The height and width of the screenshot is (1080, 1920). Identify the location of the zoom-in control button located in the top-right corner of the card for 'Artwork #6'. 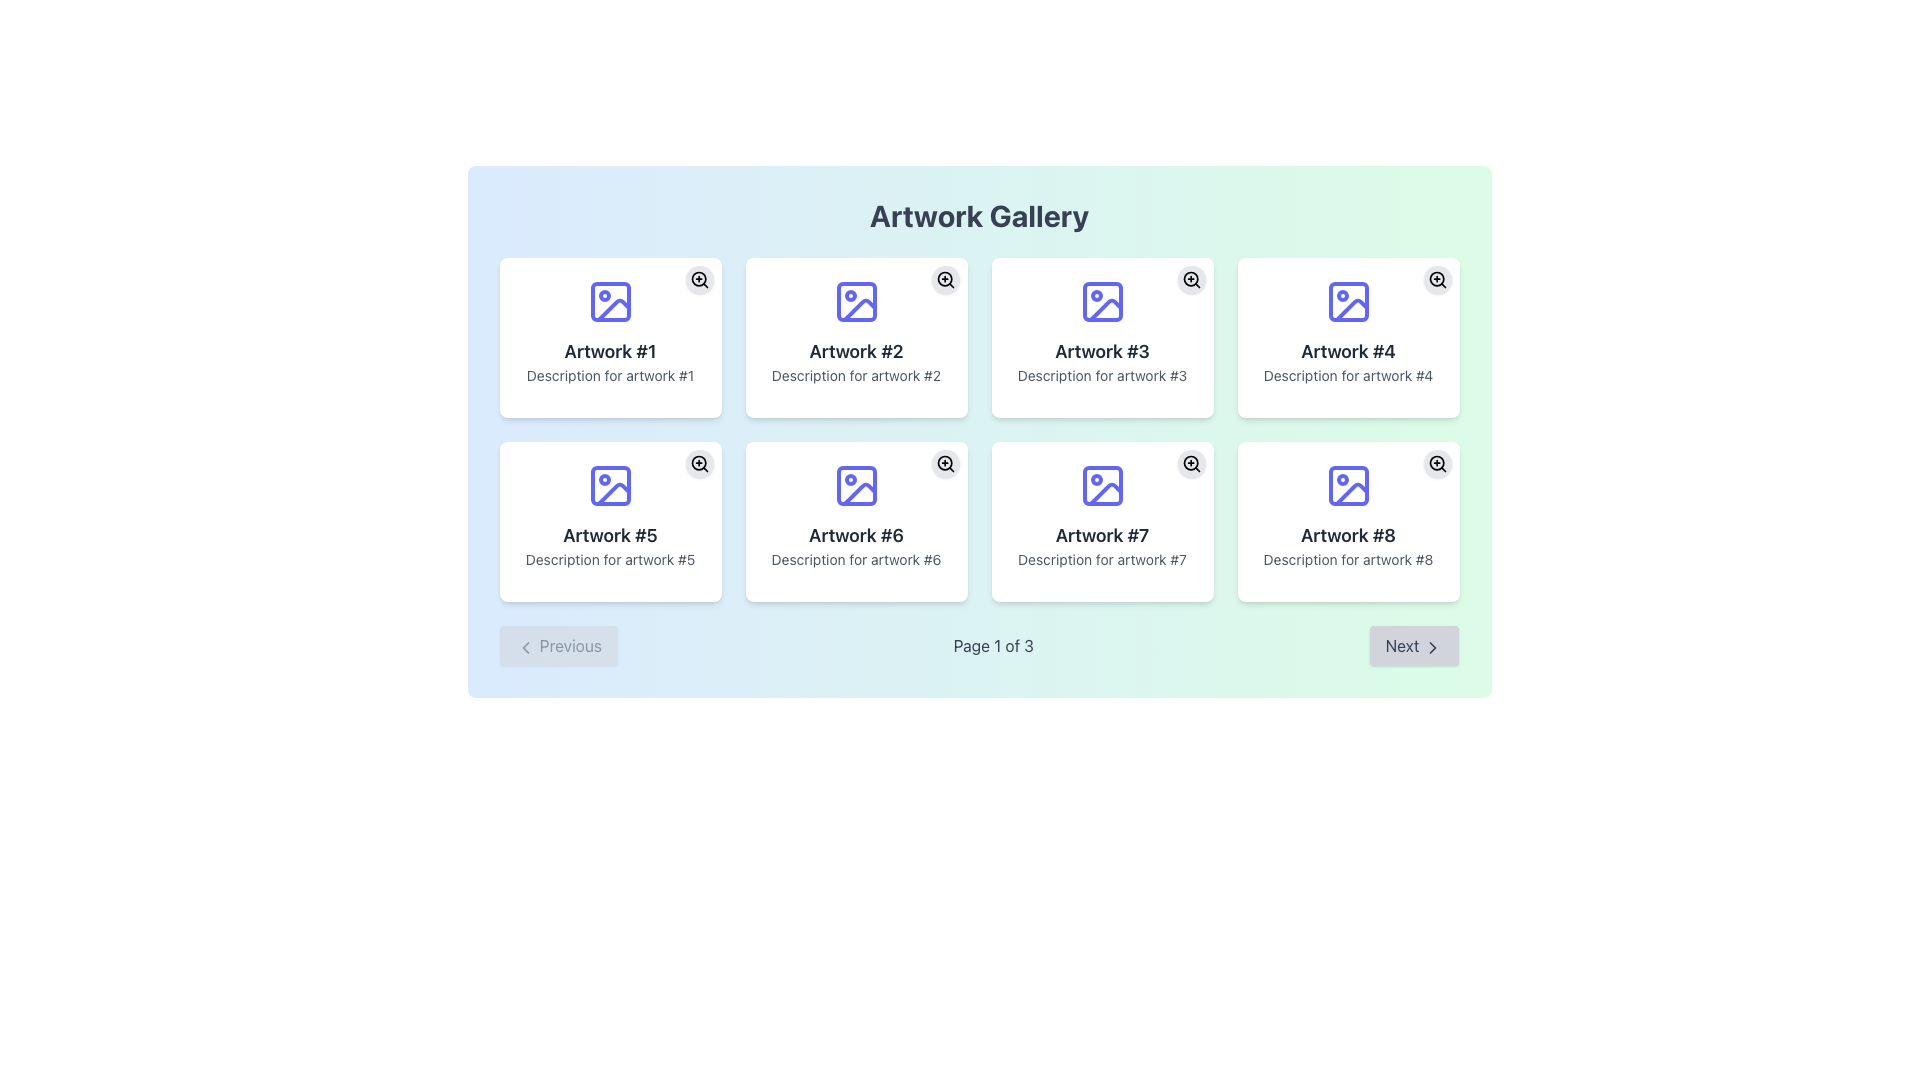
(944, 463).